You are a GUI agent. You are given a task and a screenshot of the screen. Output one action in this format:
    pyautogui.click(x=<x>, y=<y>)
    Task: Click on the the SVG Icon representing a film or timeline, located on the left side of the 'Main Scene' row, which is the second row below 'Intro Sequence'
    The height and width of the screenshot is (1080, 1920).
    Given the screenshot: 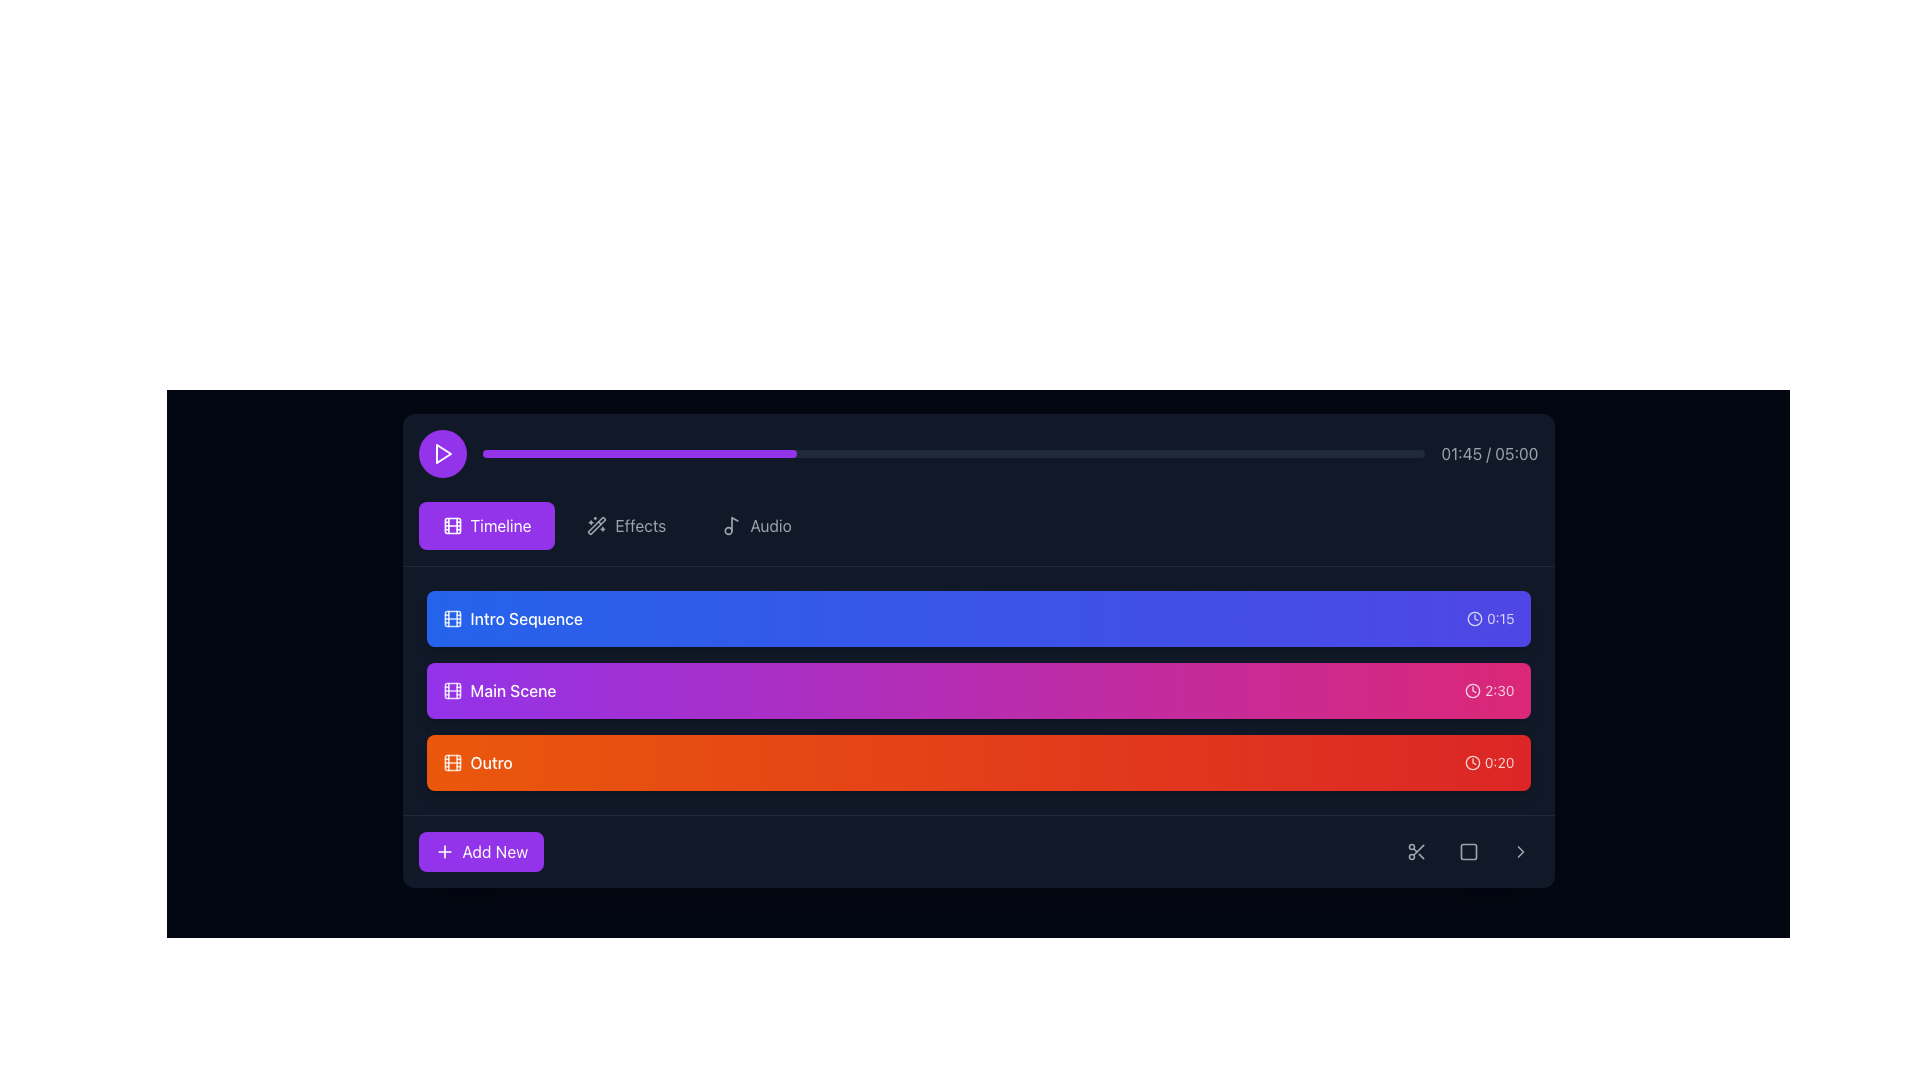 What is the action you would take?
    pyautogui.click(x=451, y=689)
    